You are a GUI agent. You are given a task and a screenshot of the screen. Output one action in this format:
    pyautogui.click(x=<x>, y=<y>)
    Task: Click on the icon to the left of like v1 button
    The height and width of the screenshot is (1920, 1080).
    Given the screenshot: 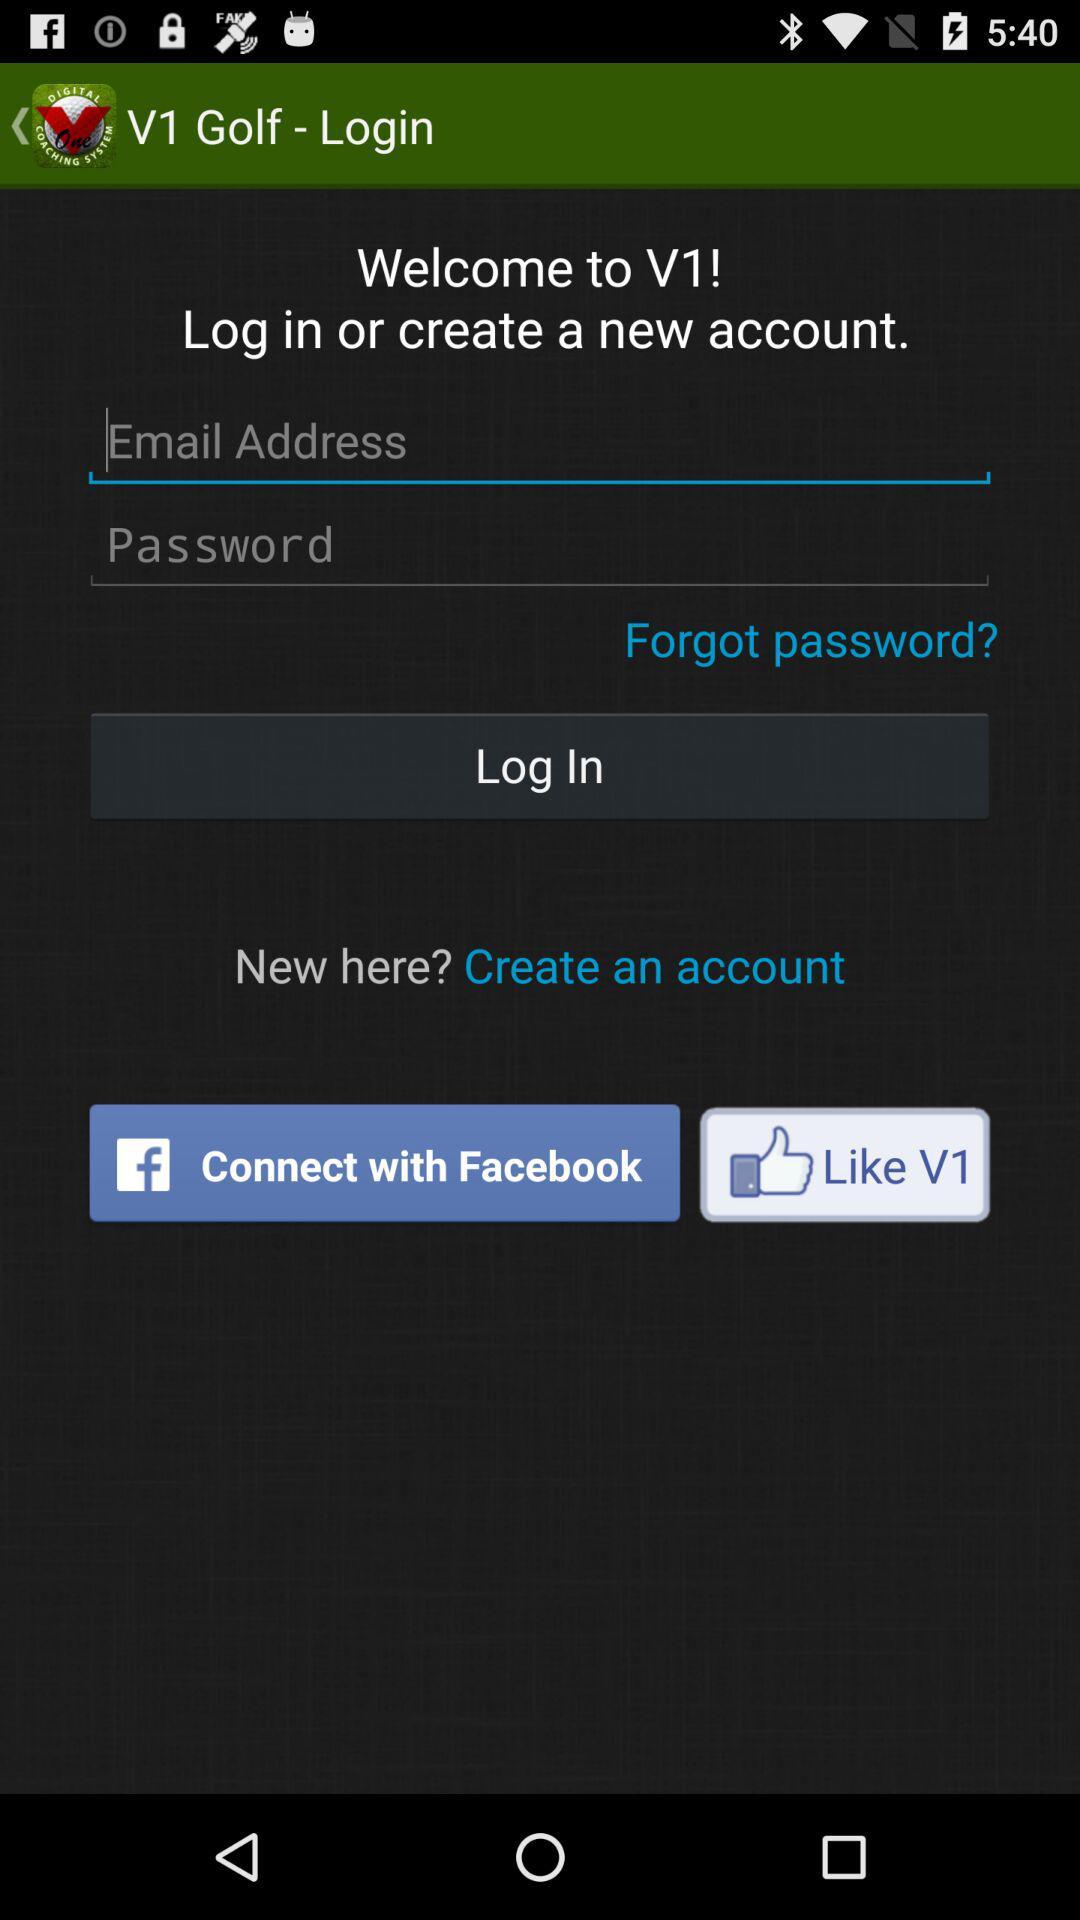 What is the action you would take?
    pyautogui.click(x=384, y=1164)
    